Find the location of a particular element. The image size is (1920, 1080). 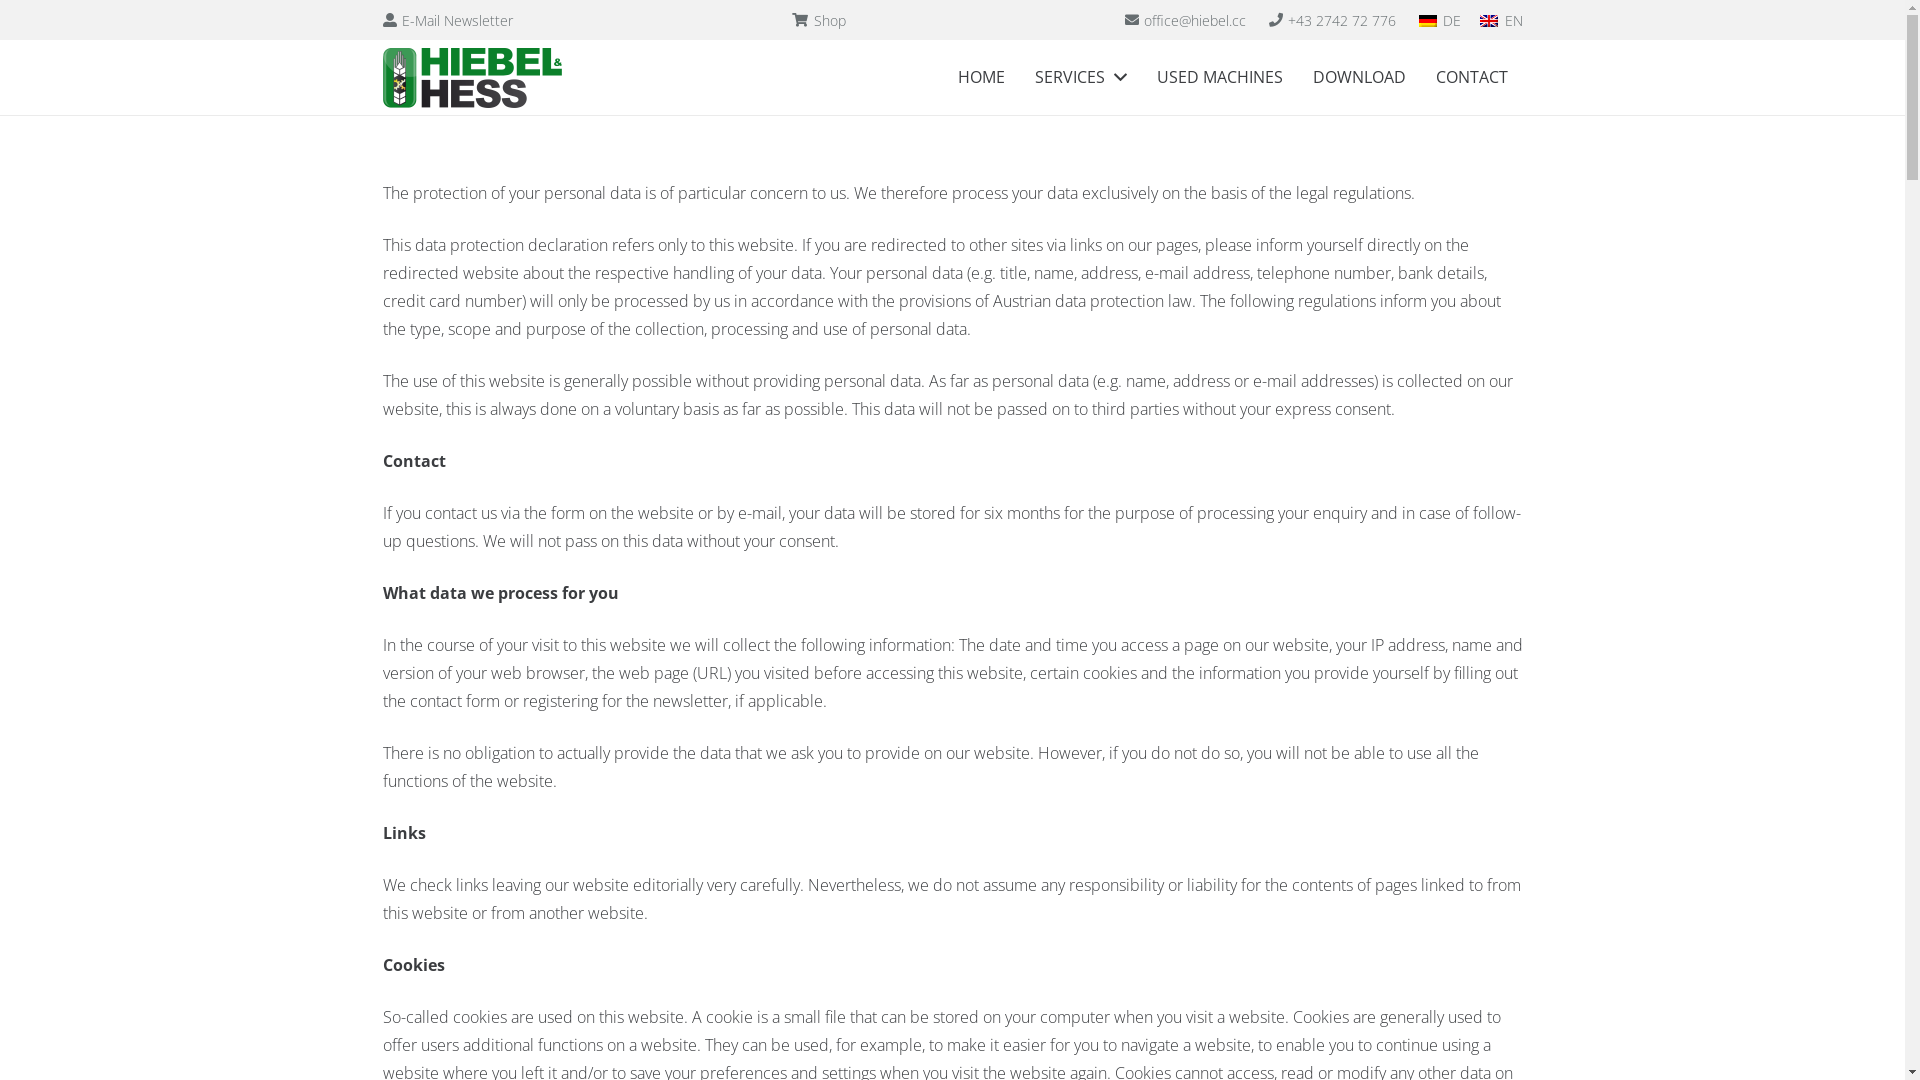

'USED MACHINES' is located at coordinates (1218, 76).